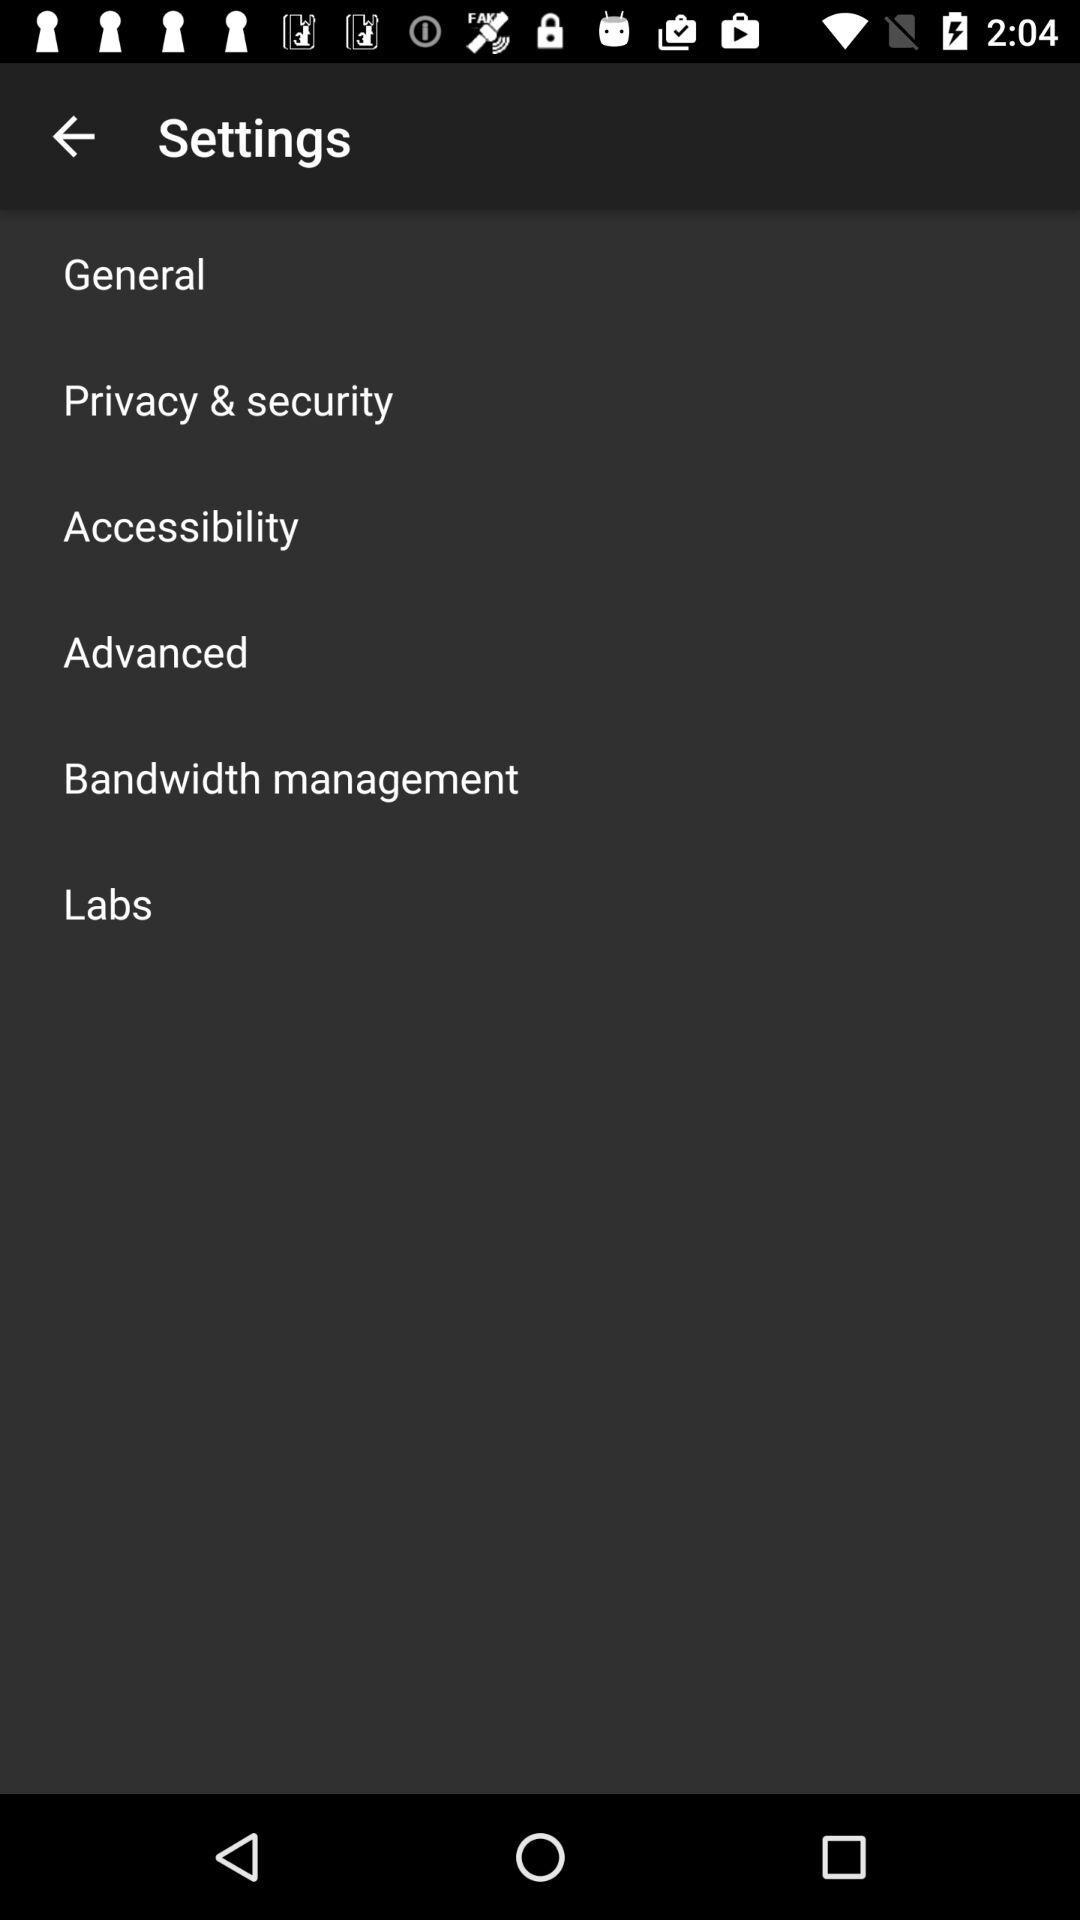 The height and width of the screenshot is (1920, 1080). I want to click on item above the accessibility item, so click(227, 398).